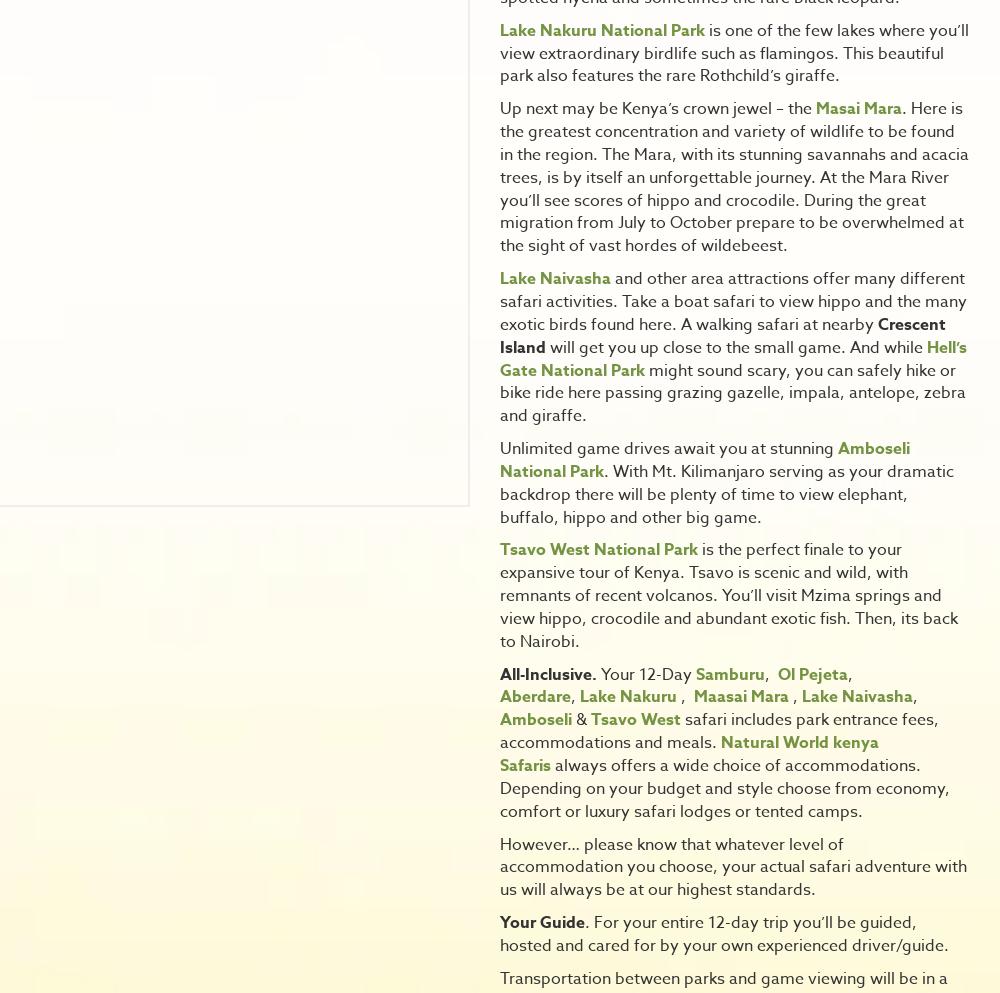  What do you see at coordinates (735, 346) in the screenshot?
I see `'will get you up close to the small game. And while'` at bounding box center [735, 346].